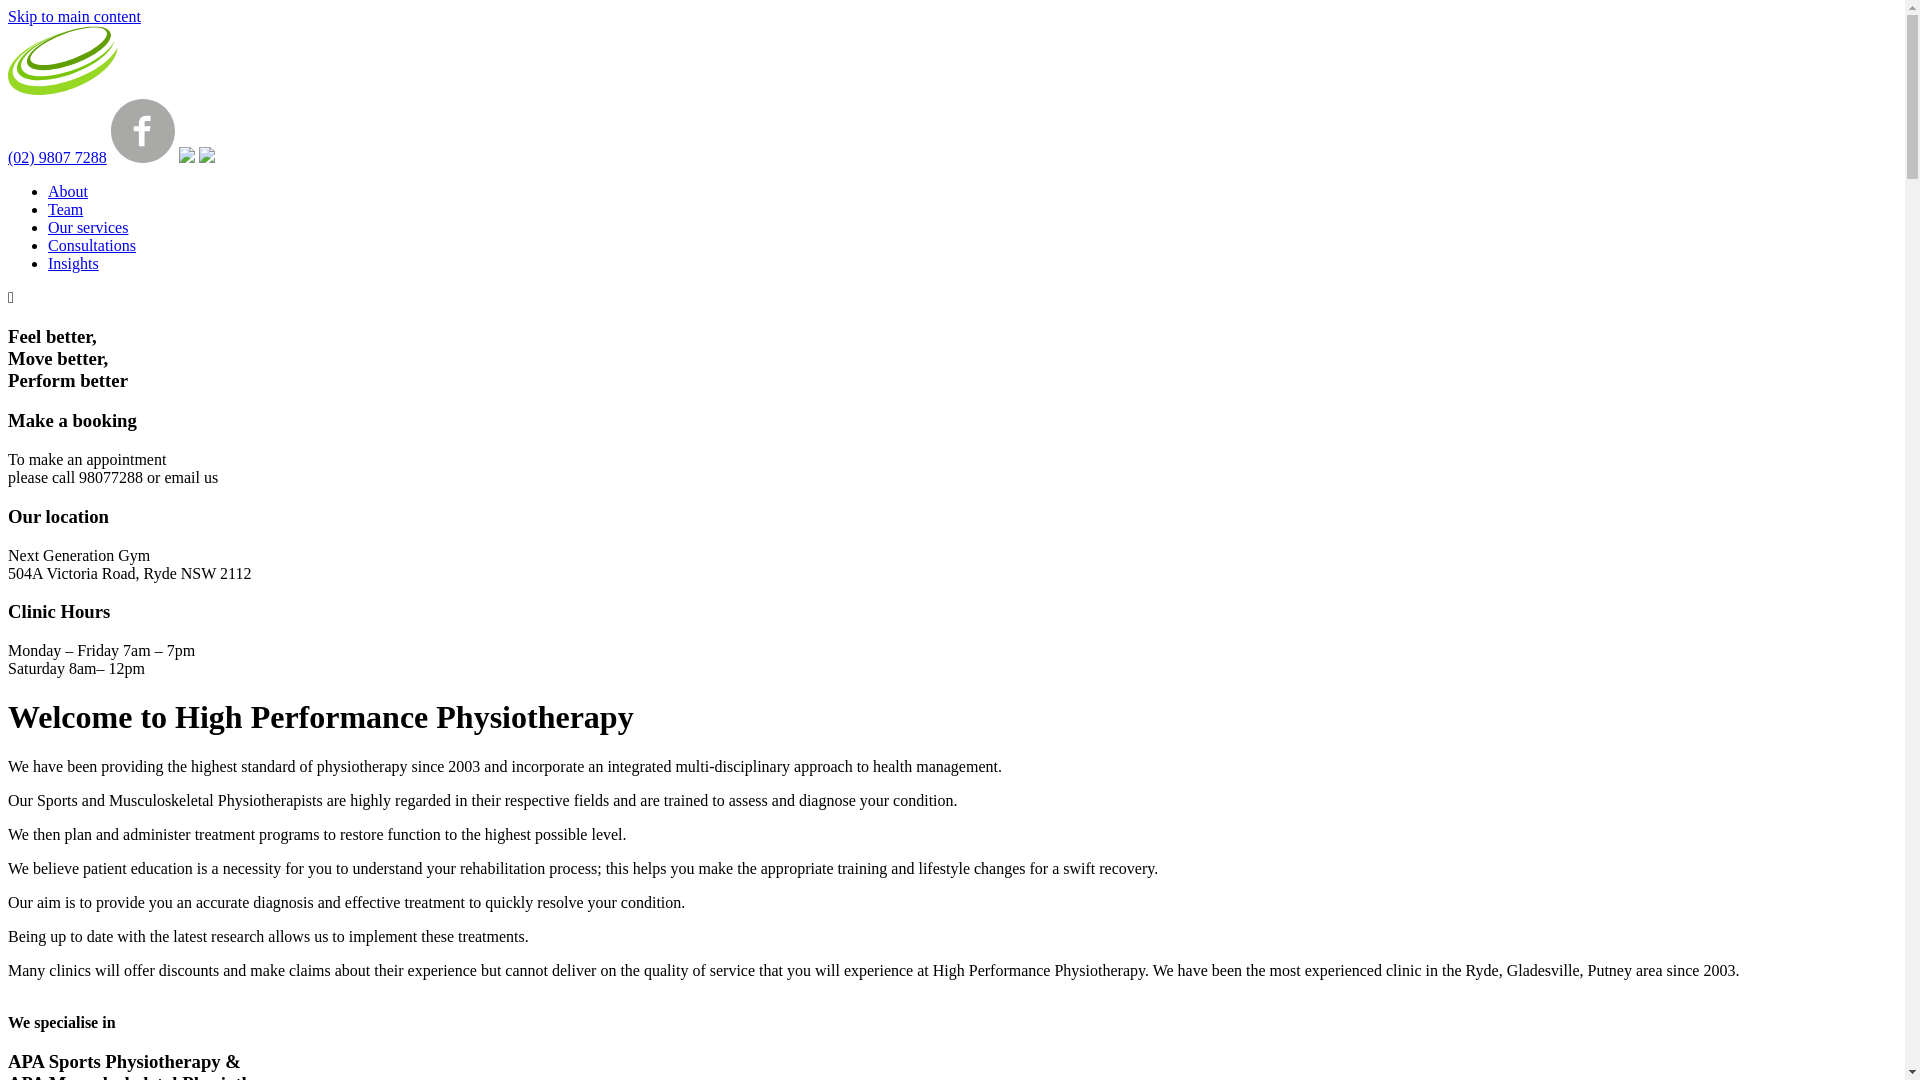  Describe the element at coordinates (90, 244) in the screenshot. I see `'Consultations'` at that location.